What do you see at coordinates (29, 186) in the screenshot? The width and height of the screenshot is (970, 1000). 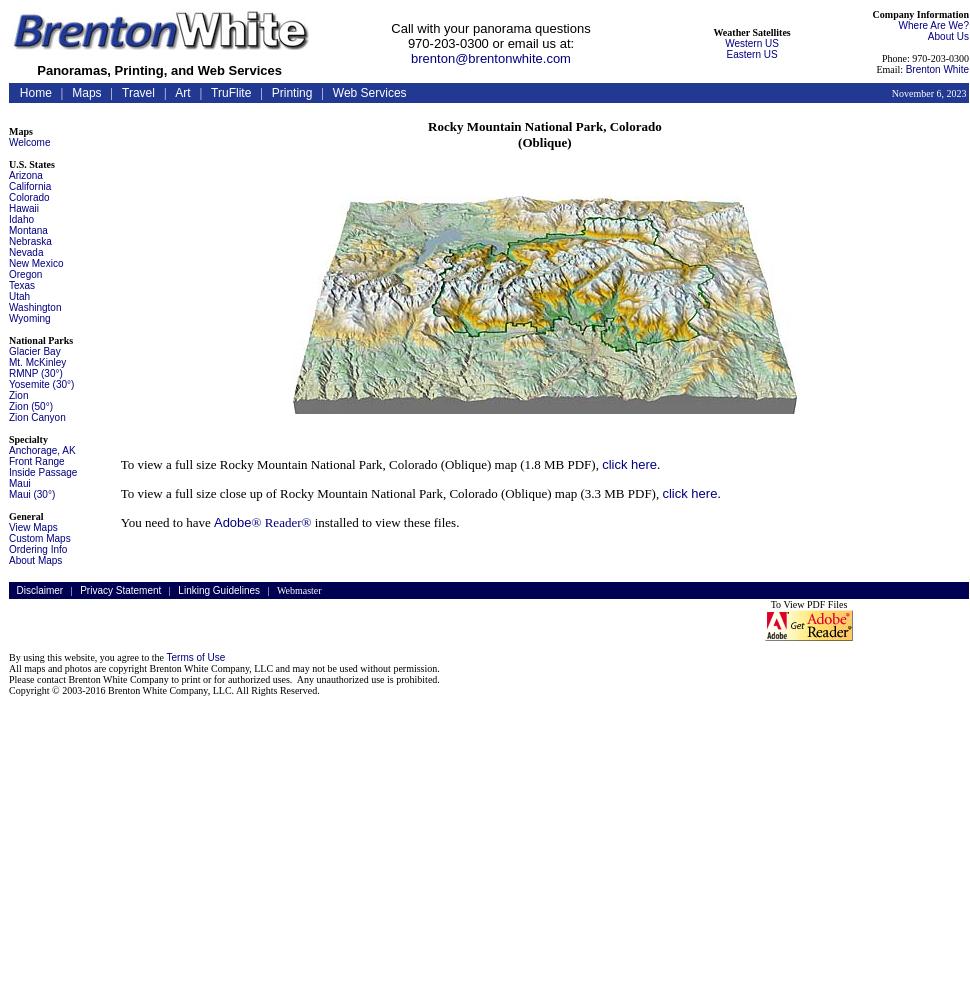 I see `'California'` at bounding box center [29, 186].